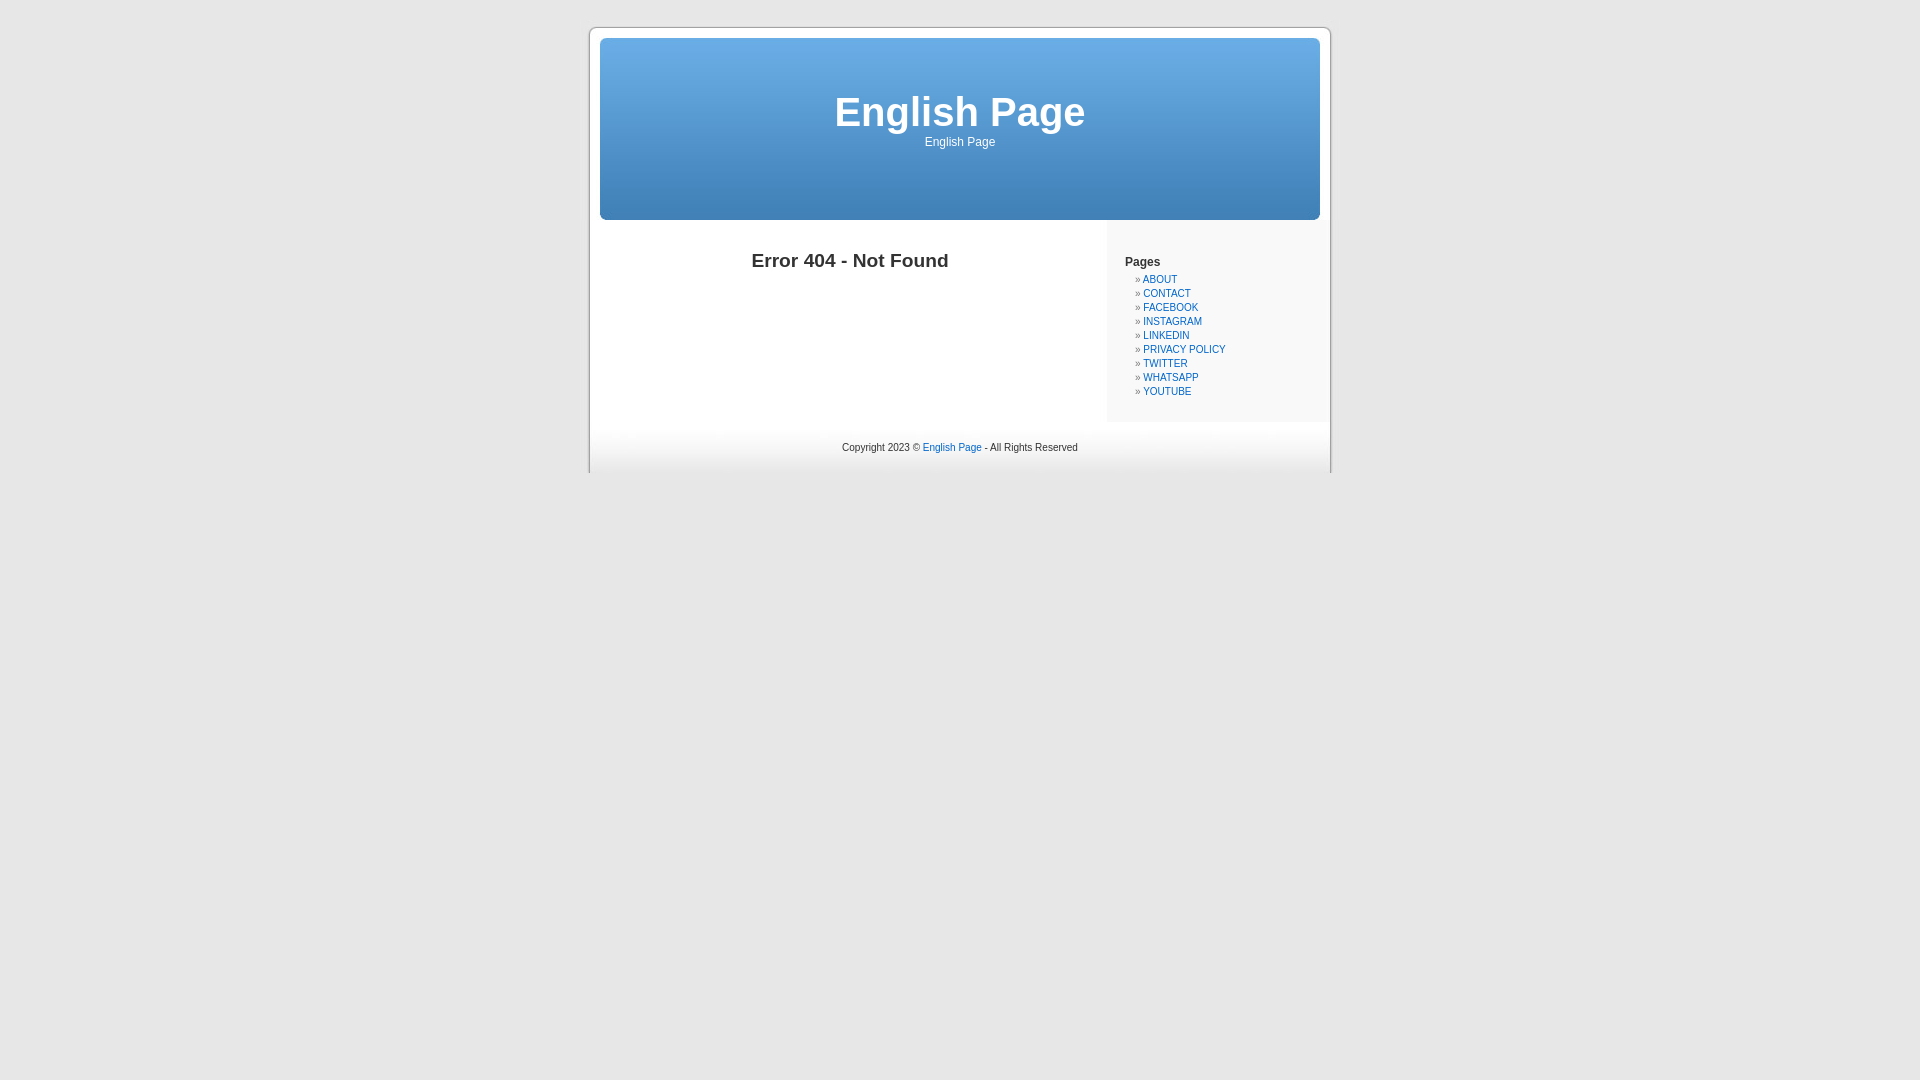  Describe the element at coordinates (1172, 320) in the screenshot. I see `'INSTAGRAM'` at that location.